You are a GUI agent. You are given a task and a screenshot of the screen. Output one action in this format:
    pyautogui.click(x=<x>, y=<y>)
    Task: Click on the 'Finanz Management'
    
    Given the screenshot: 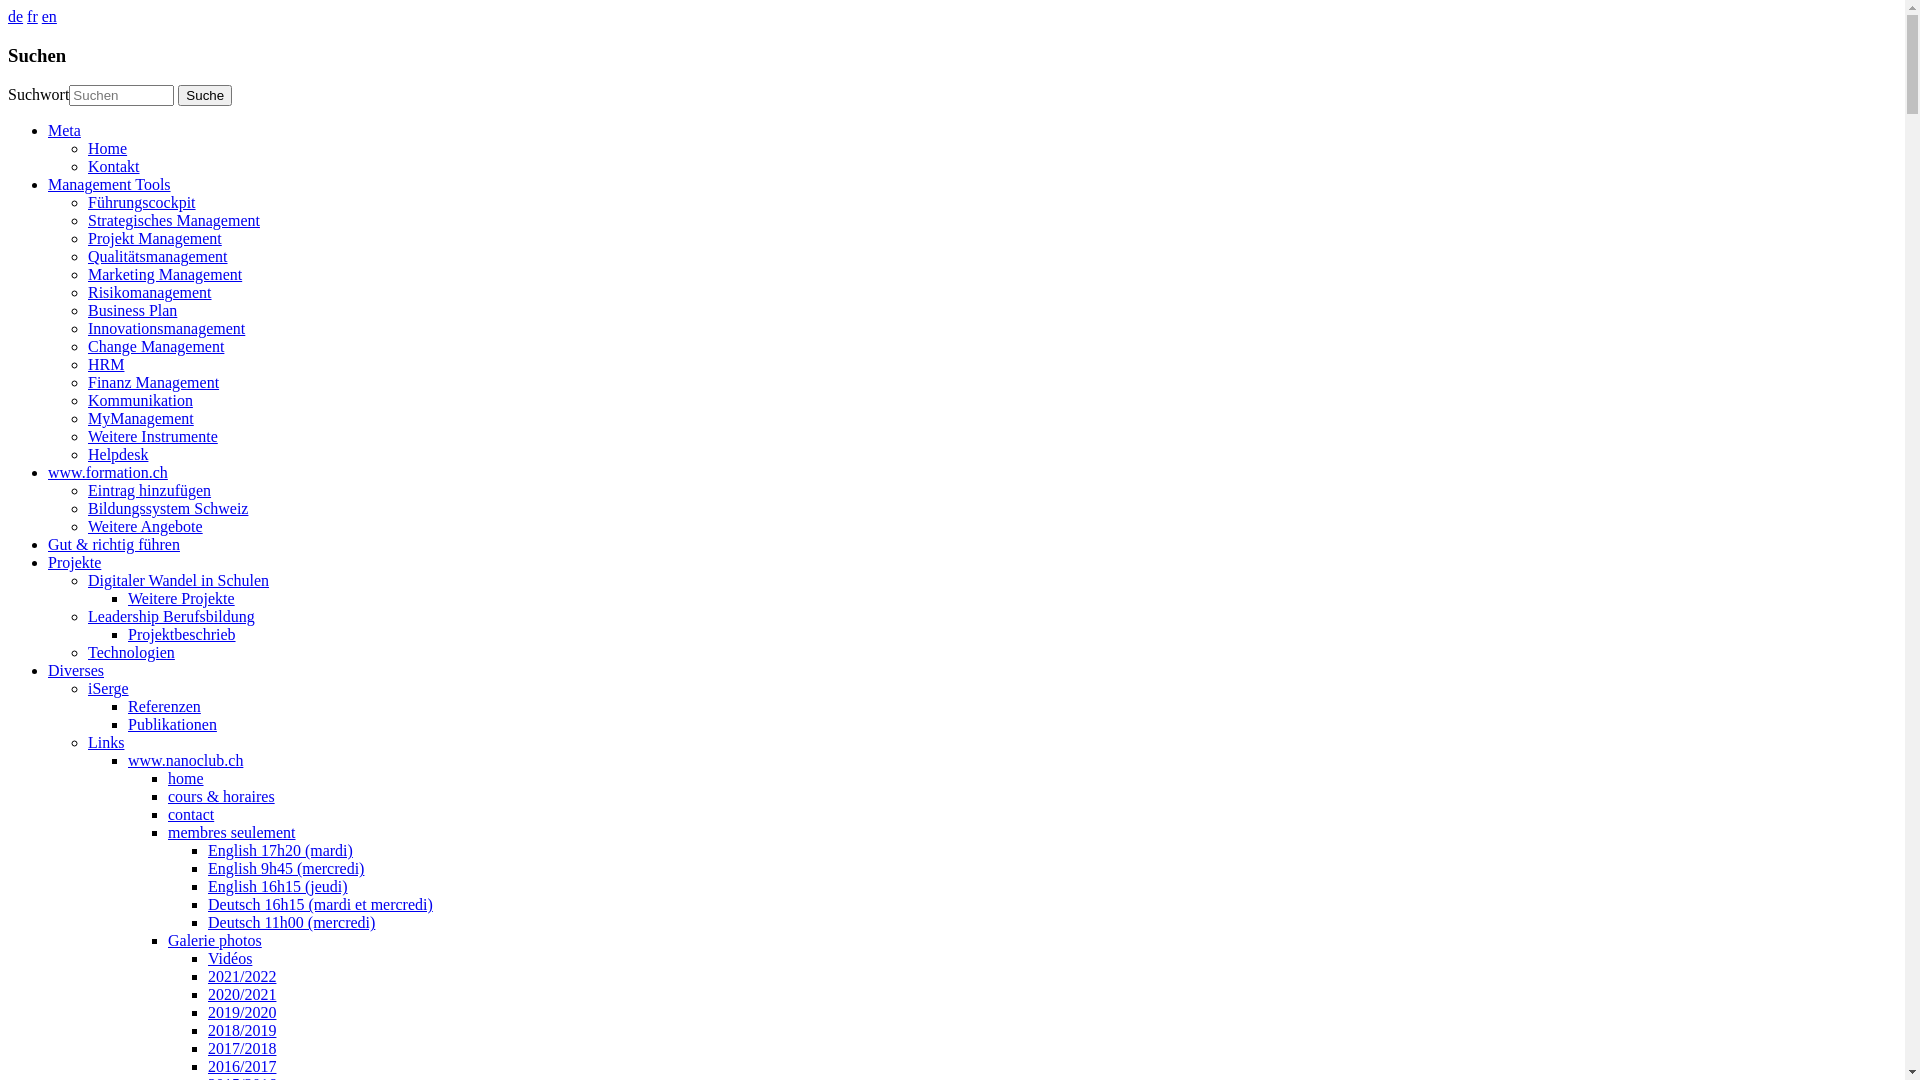 What is the action you would take?
    pyautogui.click(x=152, y=382)
    